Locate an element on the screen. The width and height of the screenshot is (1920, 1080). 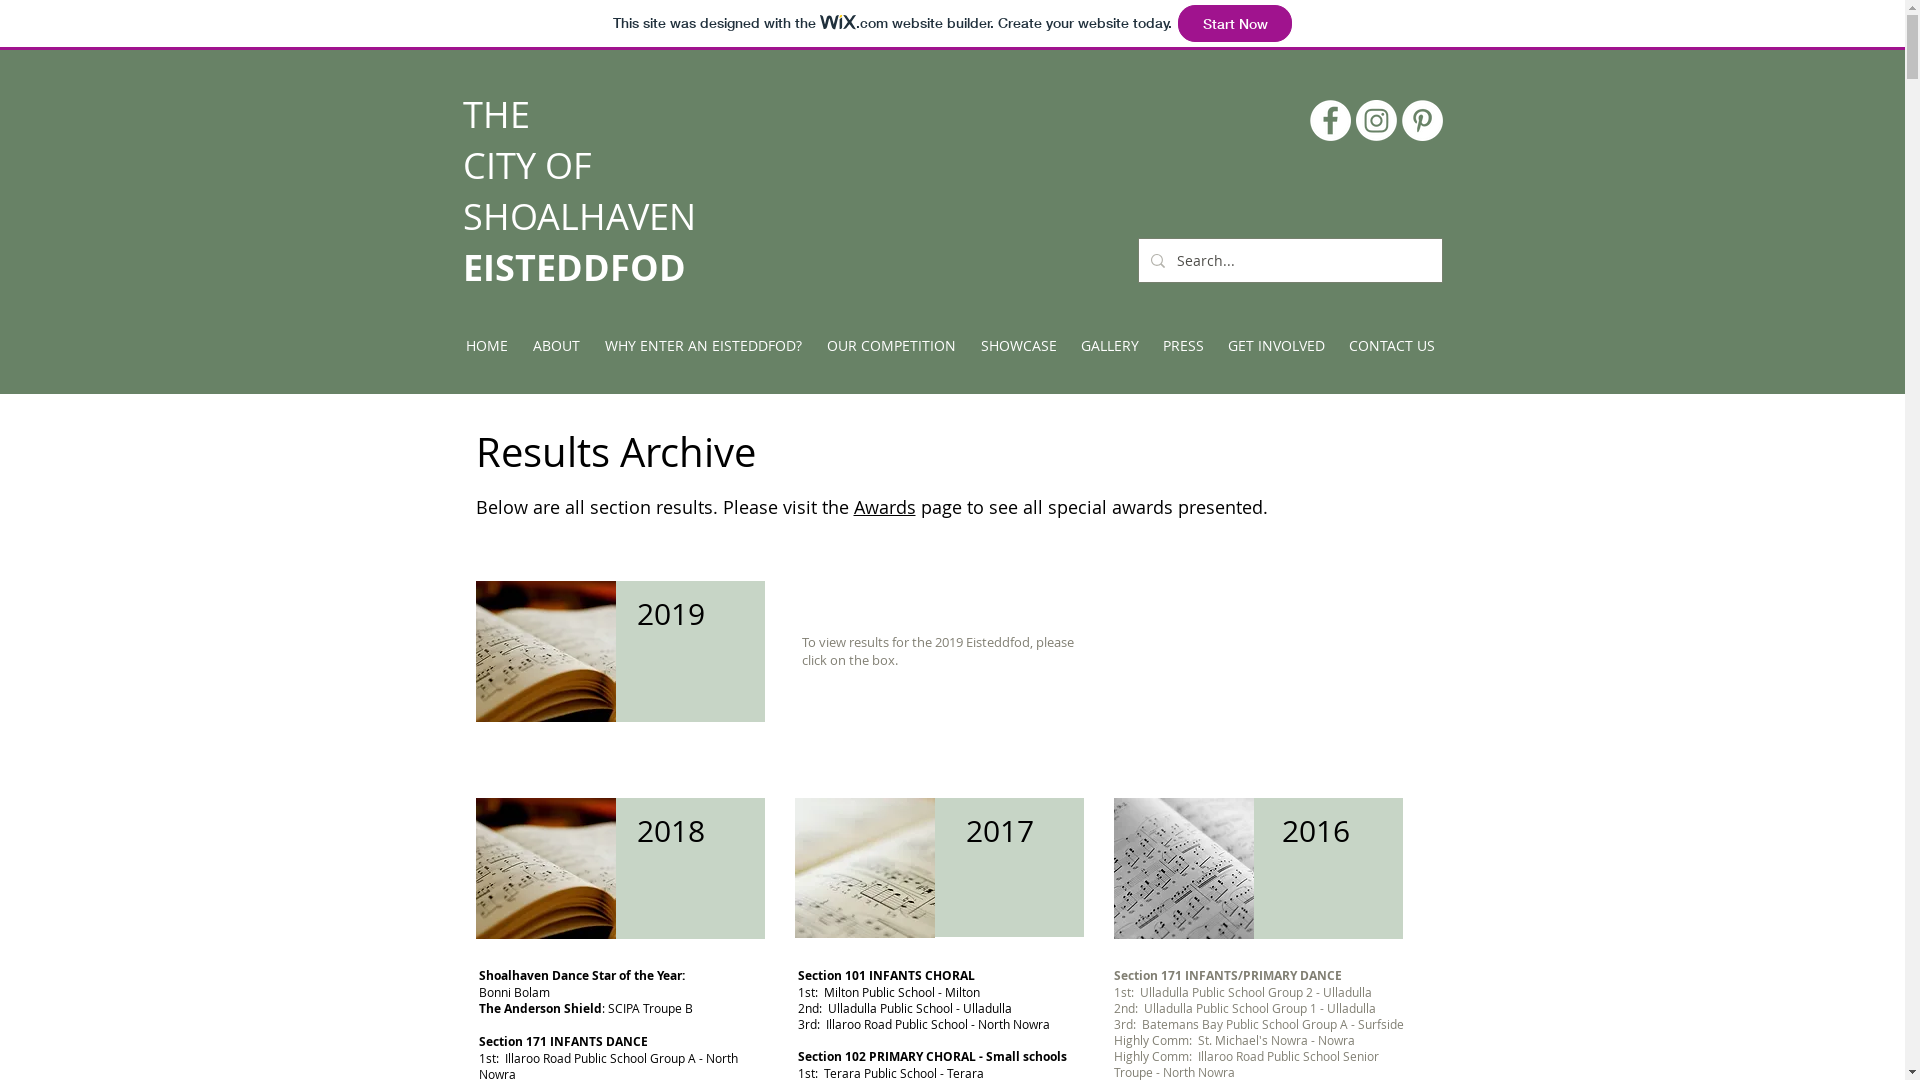
'GET INVOLVED' is located at coordinates (1275, 345).